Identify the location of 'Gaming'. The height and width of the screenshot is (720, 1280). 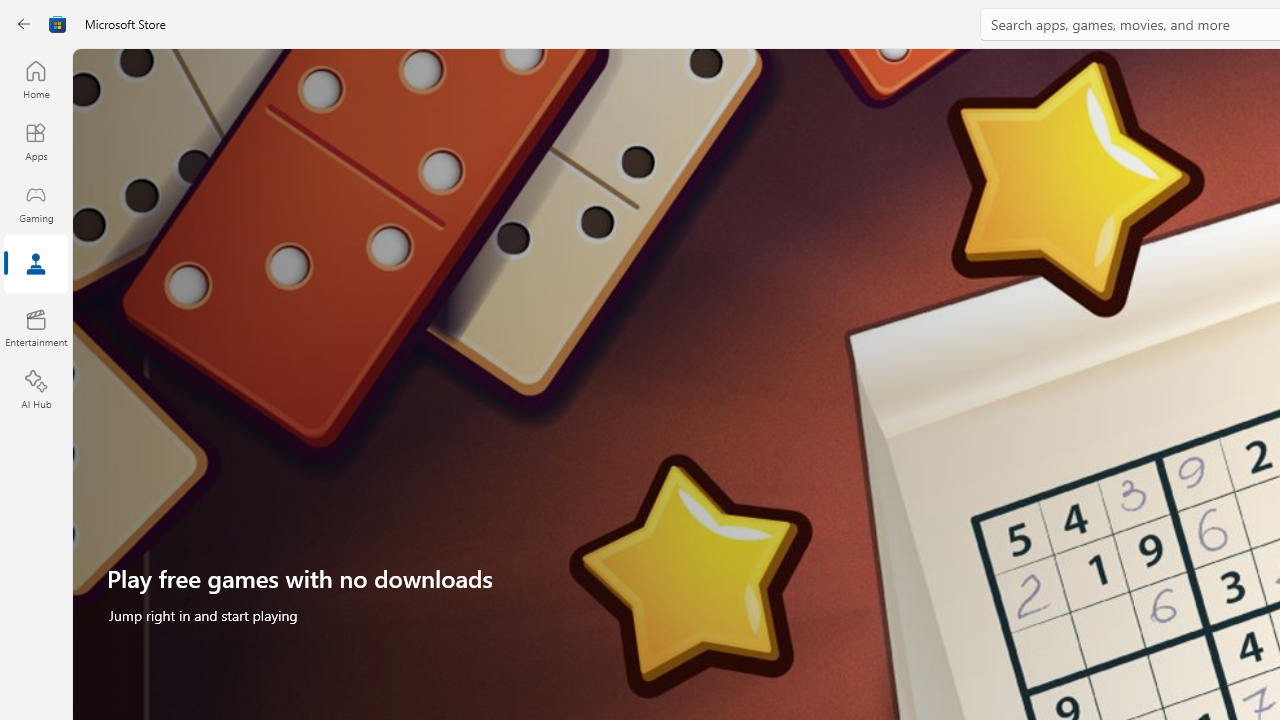
(35, 203).